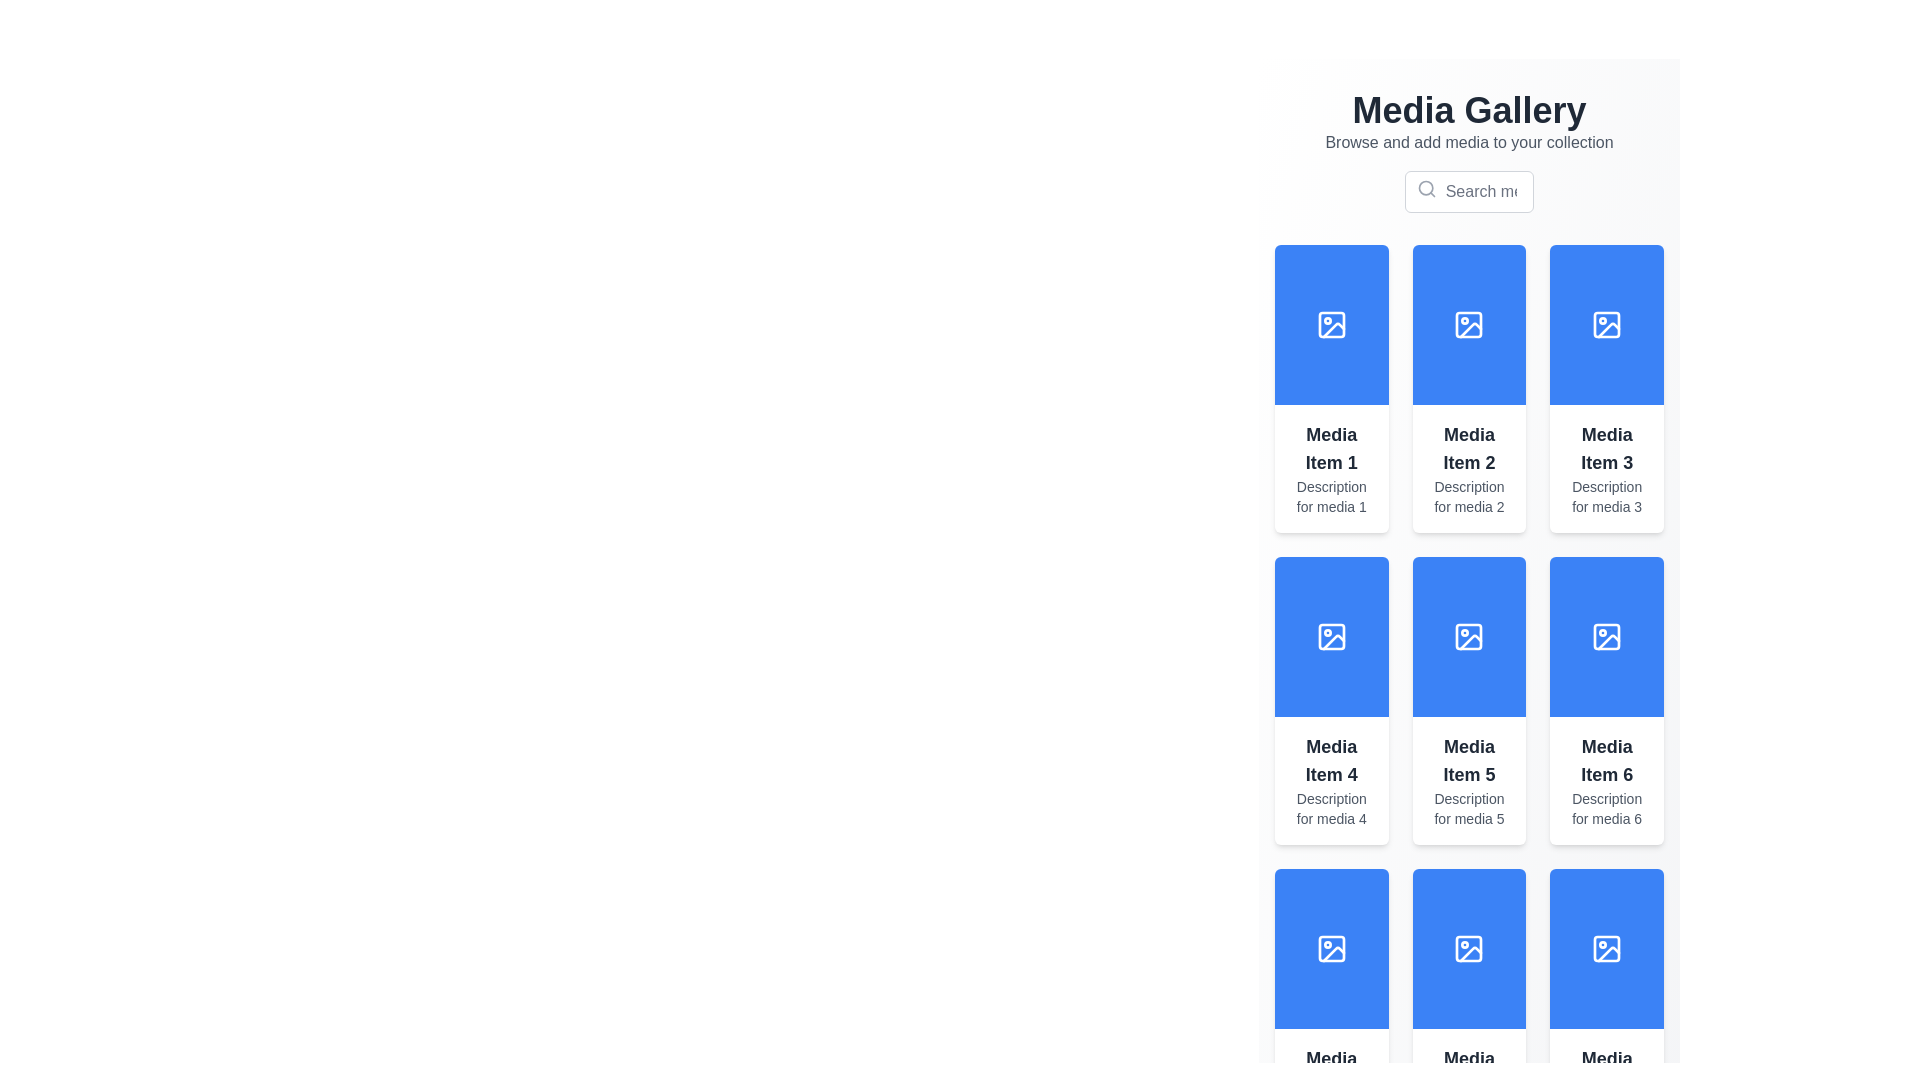 This screenshot has height=1080, width=1920. Describe the element at coordinates (1331, 323) in the screenshot. I see `the icon that indicates the card item is an image or related to media content, located at the top-center of the blue card labeled 'Media Item 1' in the media gallery grid` at that location.